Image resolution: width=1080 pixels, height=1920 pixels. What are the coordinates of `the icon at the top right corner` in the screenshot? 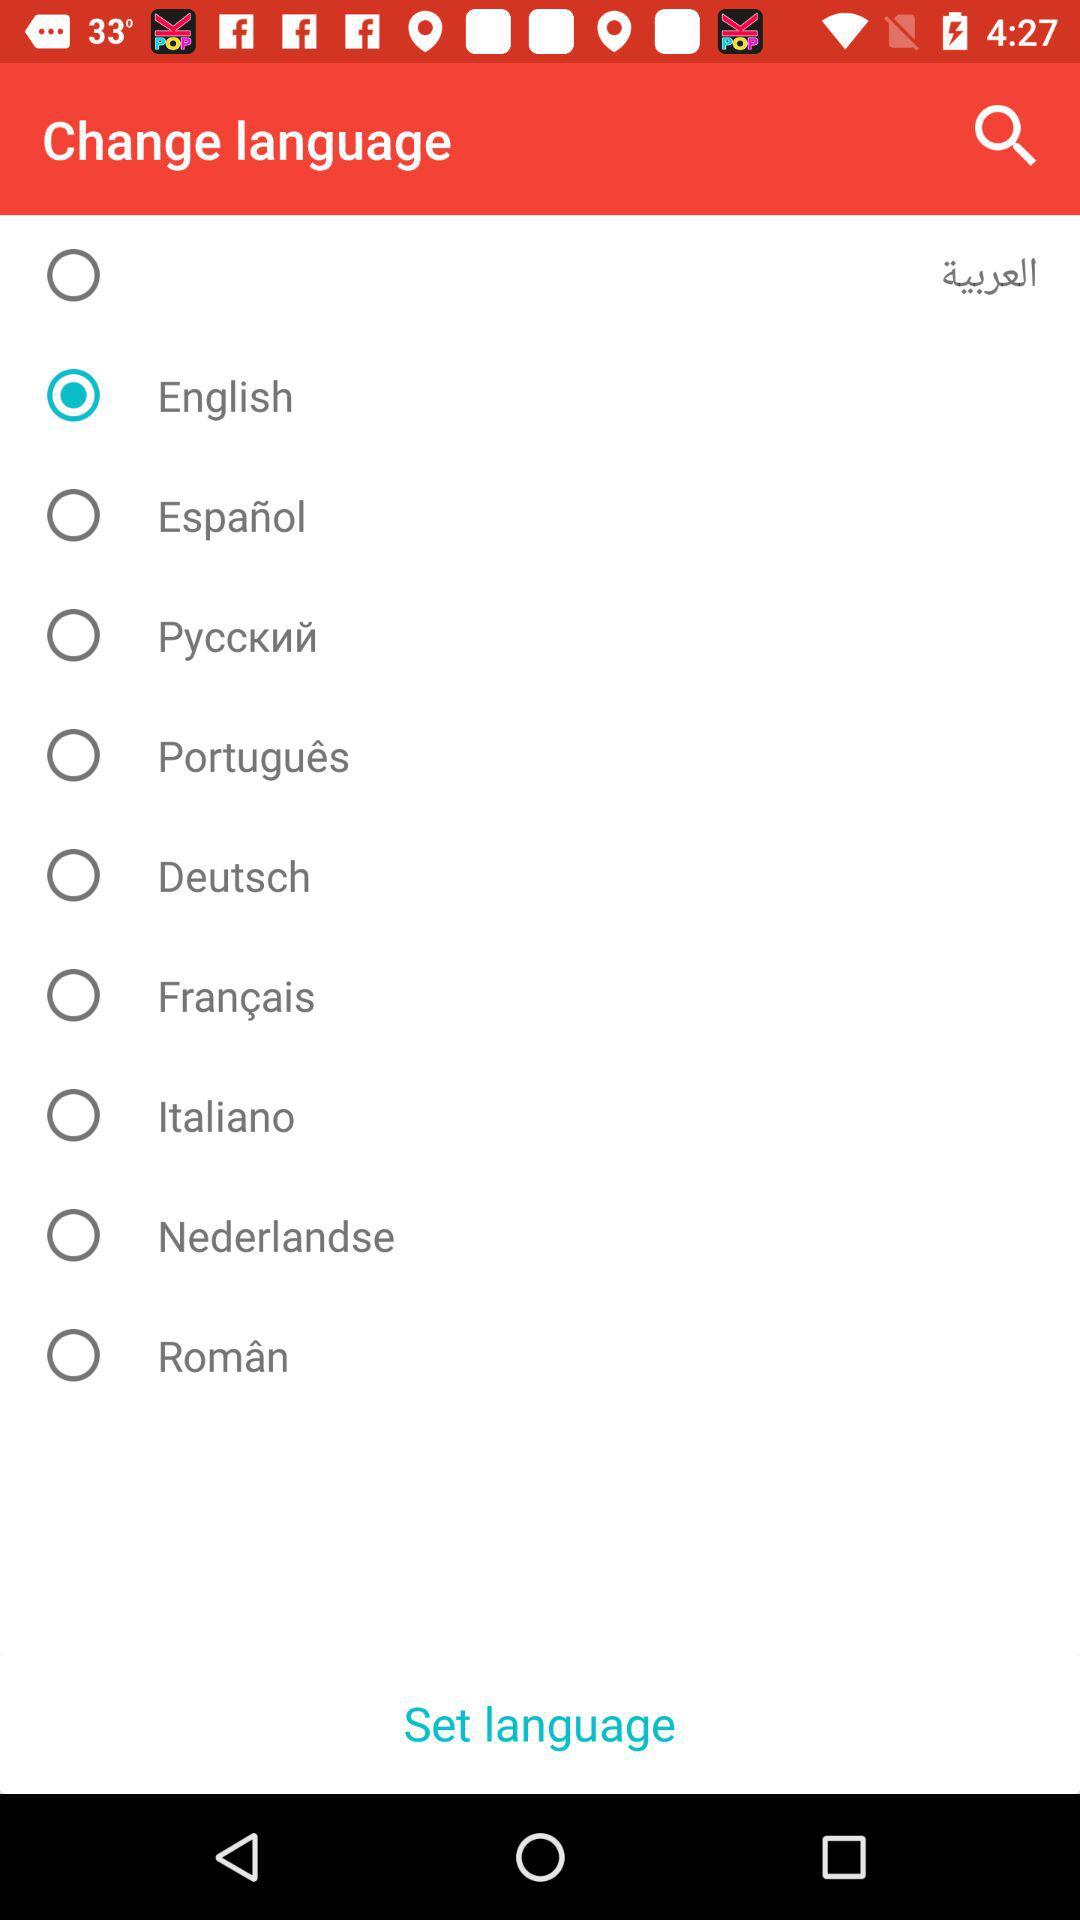 It's located at (1006, 135).